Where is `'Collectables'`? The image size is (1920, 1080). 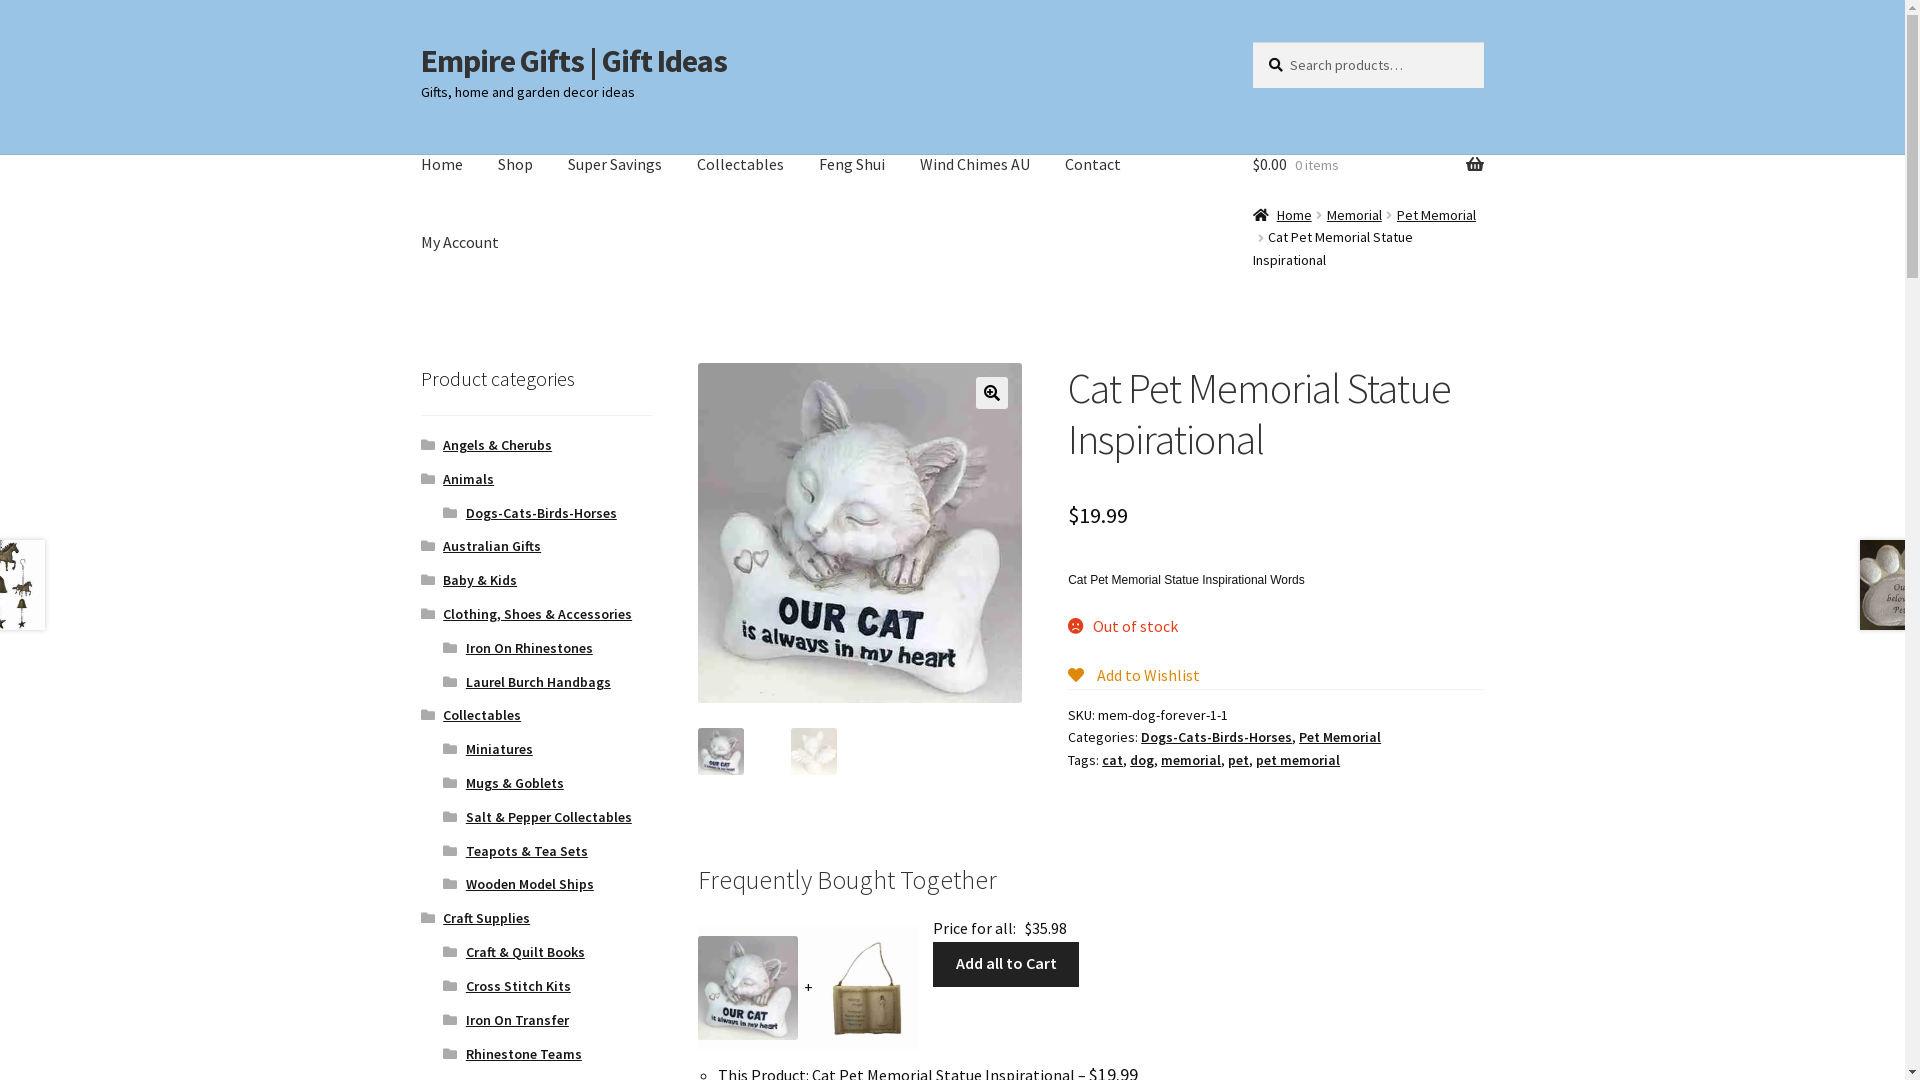
'Collectables' is located at coordinates (481, 713).